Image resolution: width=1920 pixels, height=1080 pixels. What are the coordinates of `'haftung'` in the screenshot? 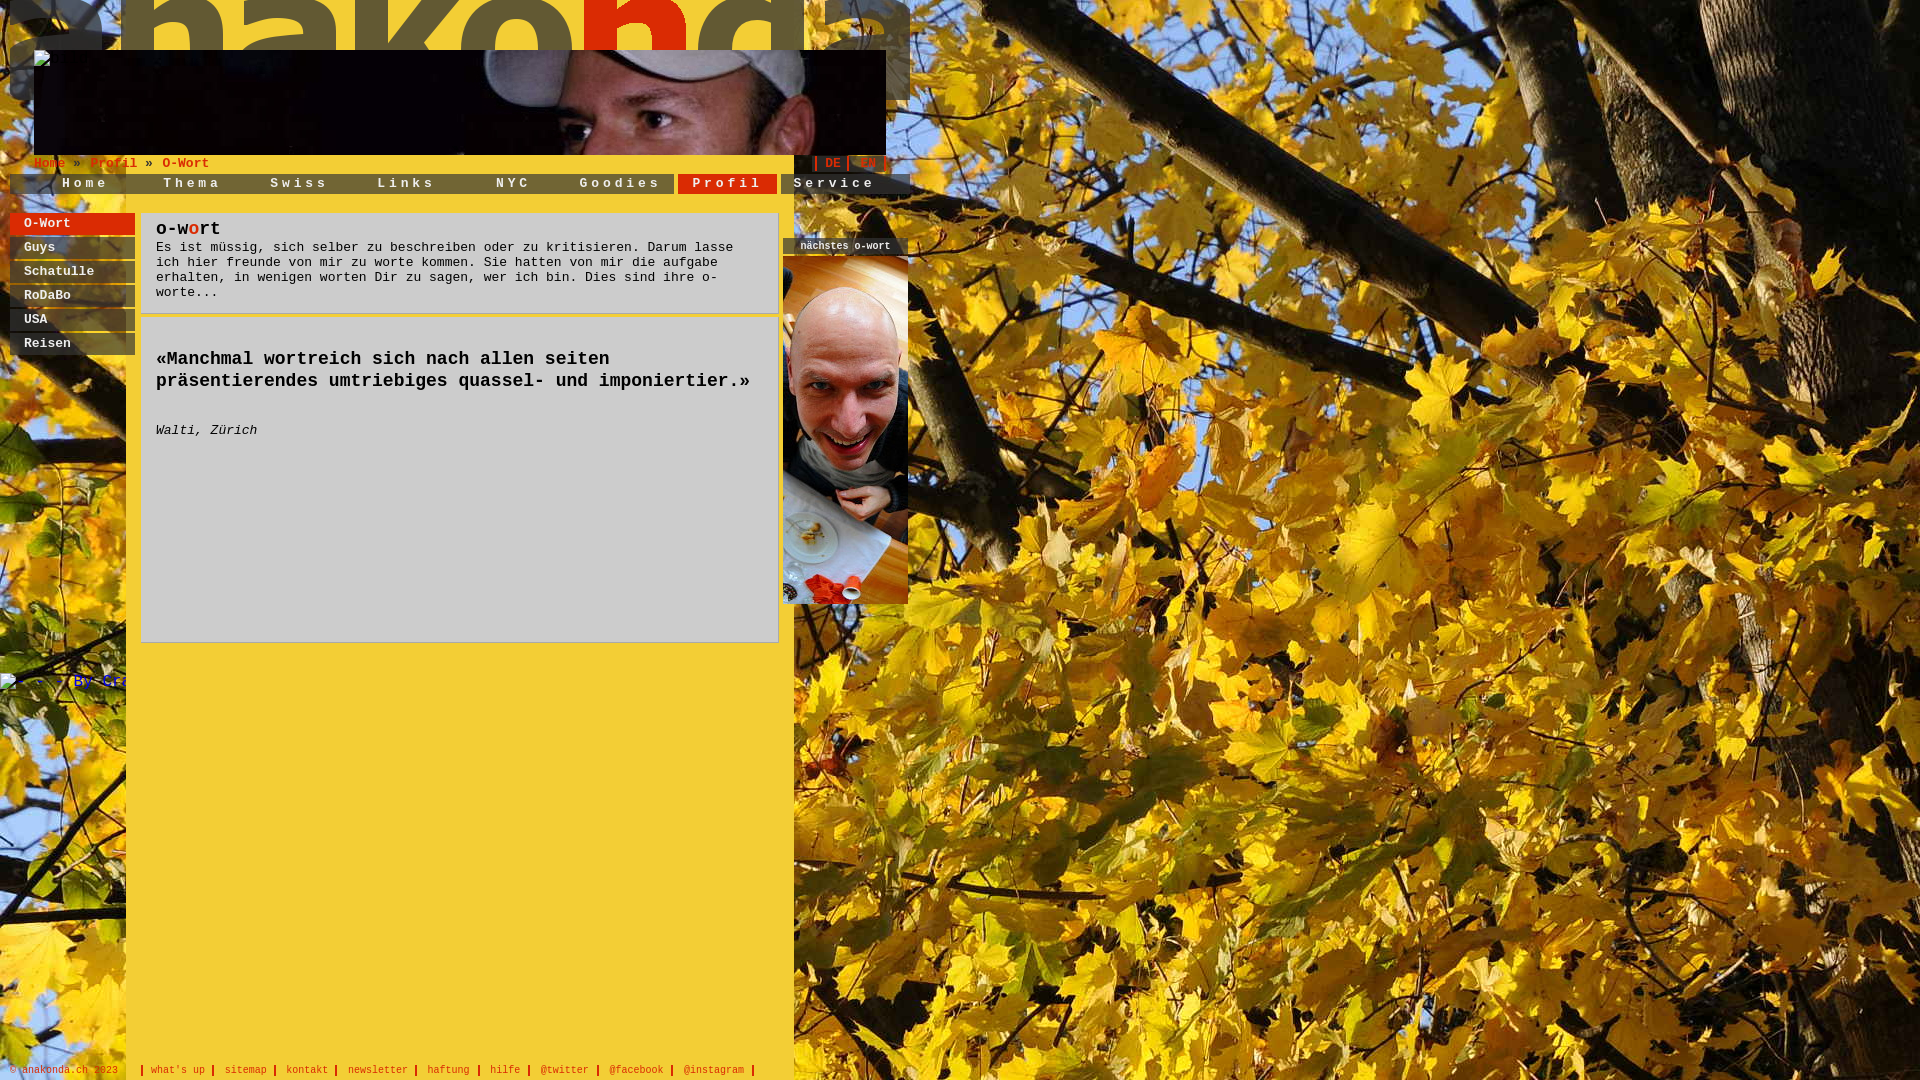 It's located at (425, 1069).